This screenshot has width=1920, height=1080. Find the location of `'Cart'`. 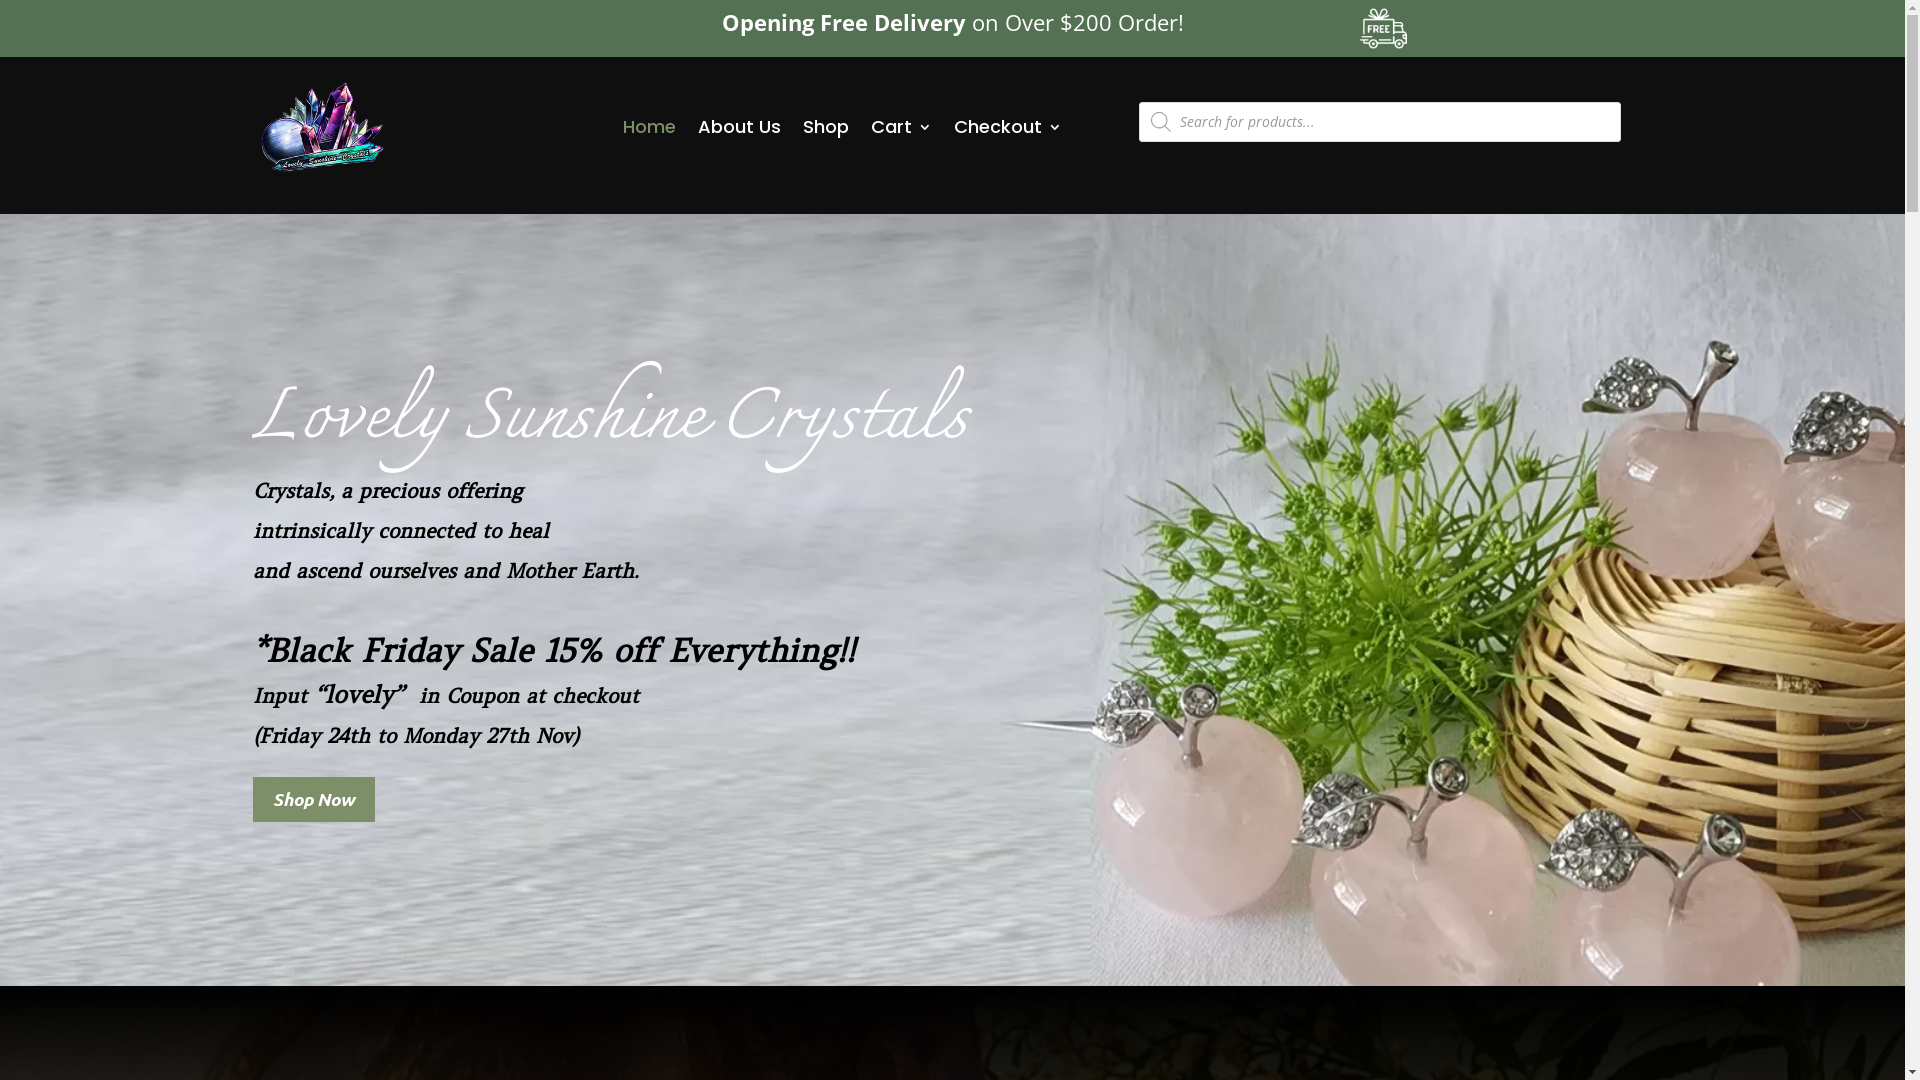

'Cart' is located at coordinates (900, 127).